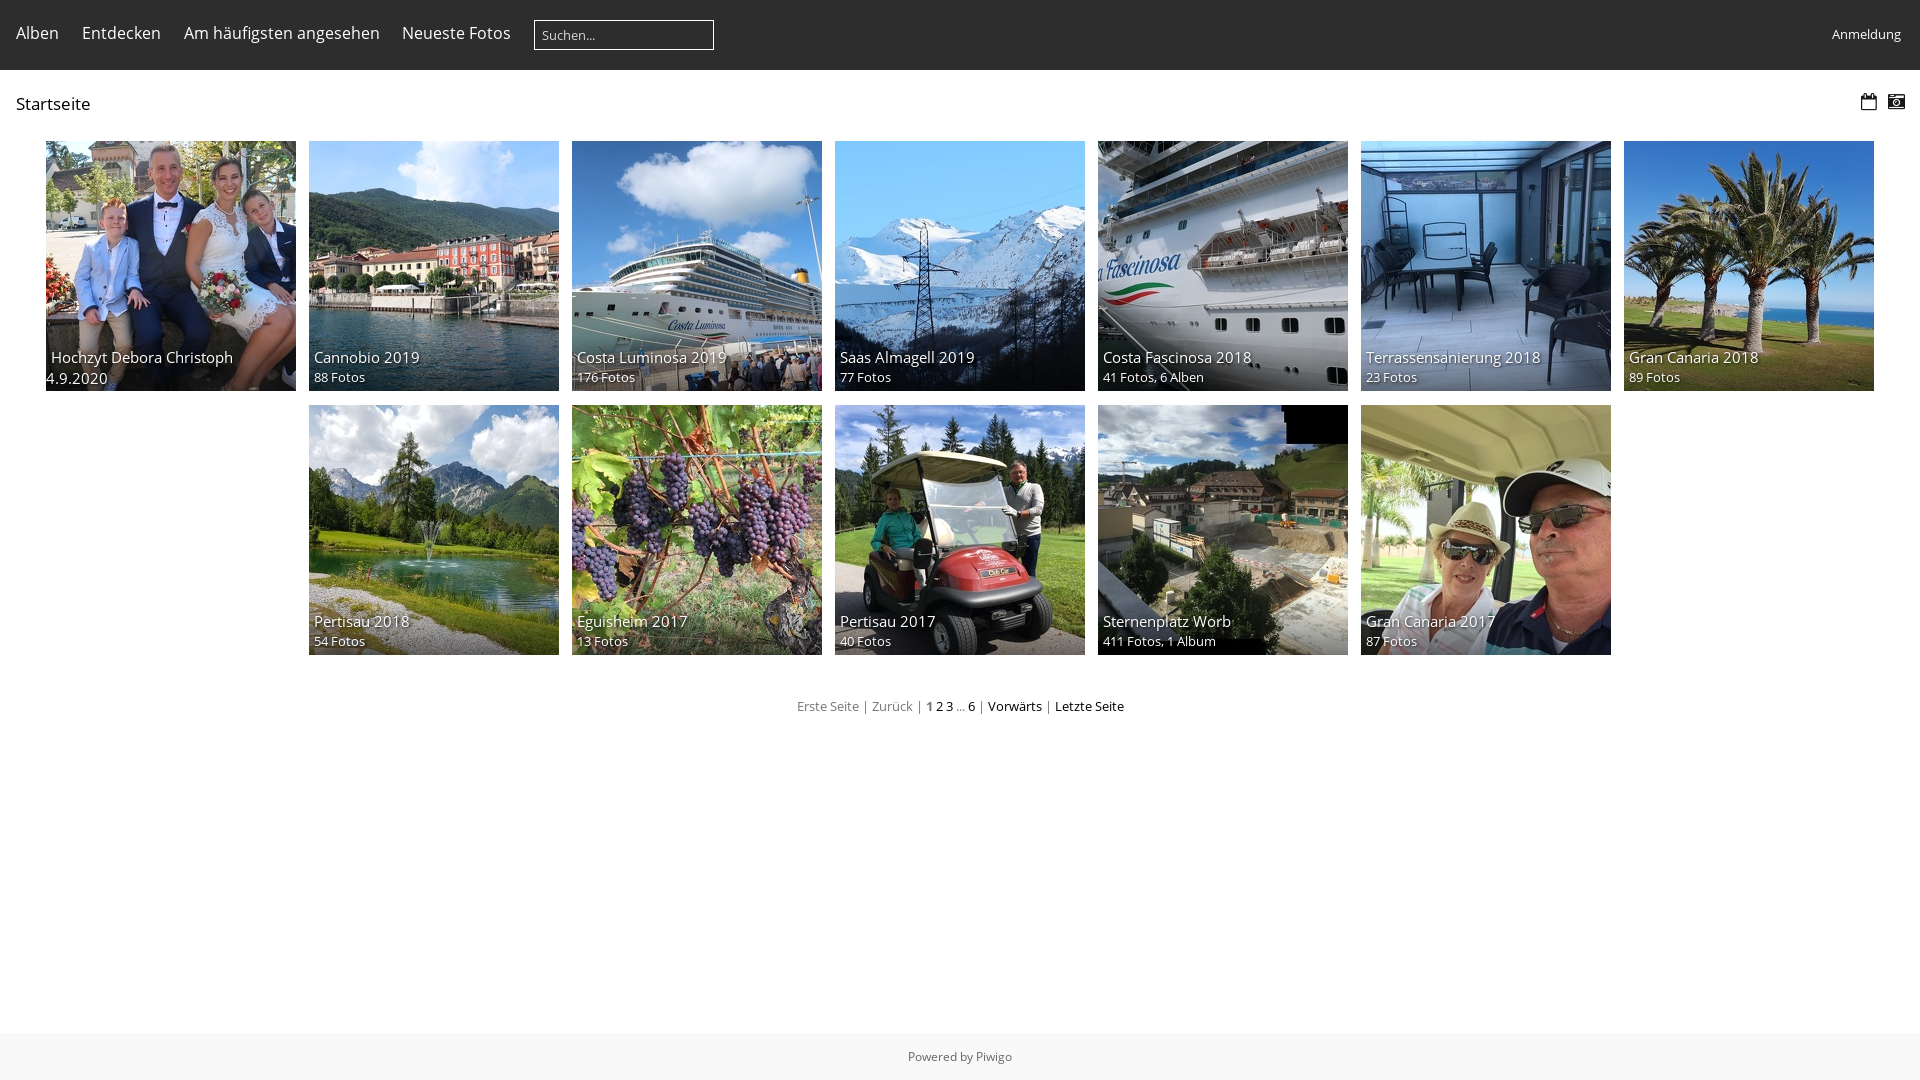 The height and width of the screenshot is (1080, 1920). I want to click on 'Sternenplatz Worb, so click(1097, 528).